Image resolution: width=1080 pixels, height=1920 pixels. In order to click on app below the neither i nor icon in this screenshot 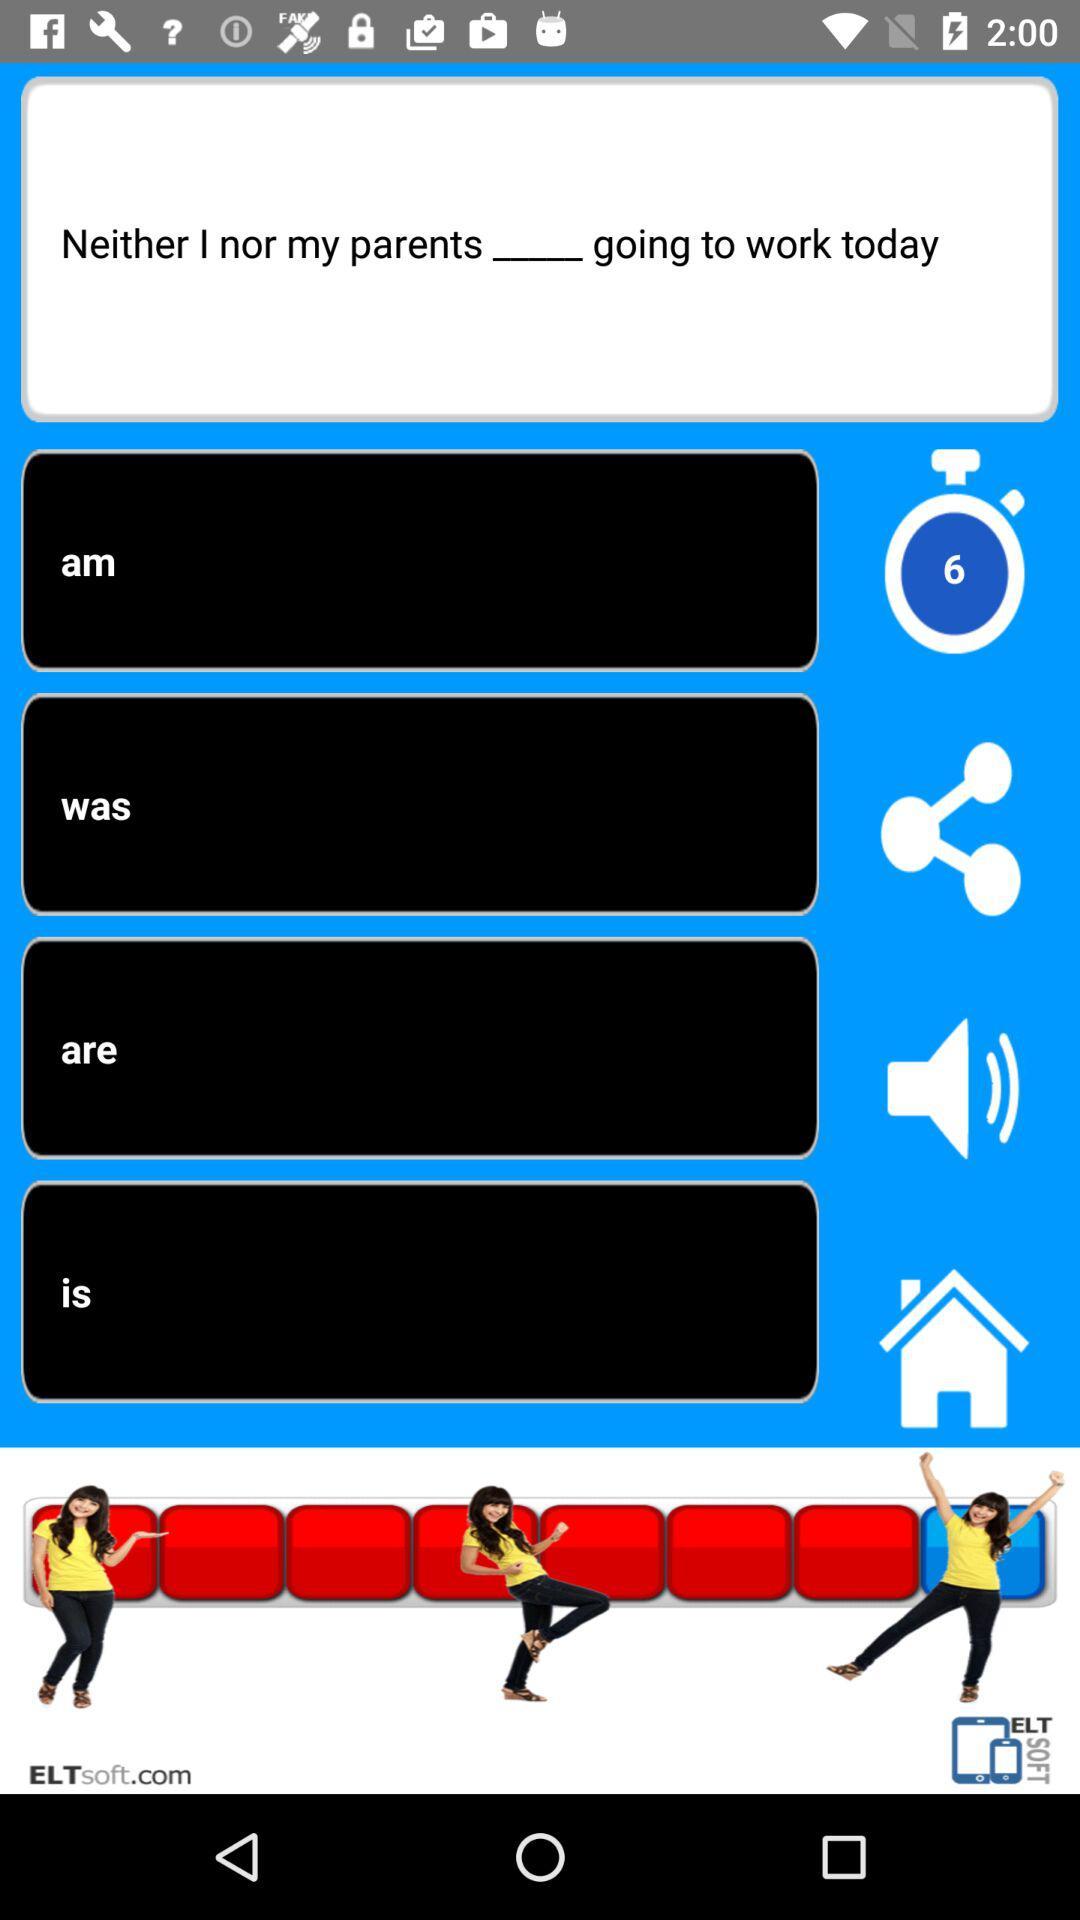, I will do `click(952, 567)`.